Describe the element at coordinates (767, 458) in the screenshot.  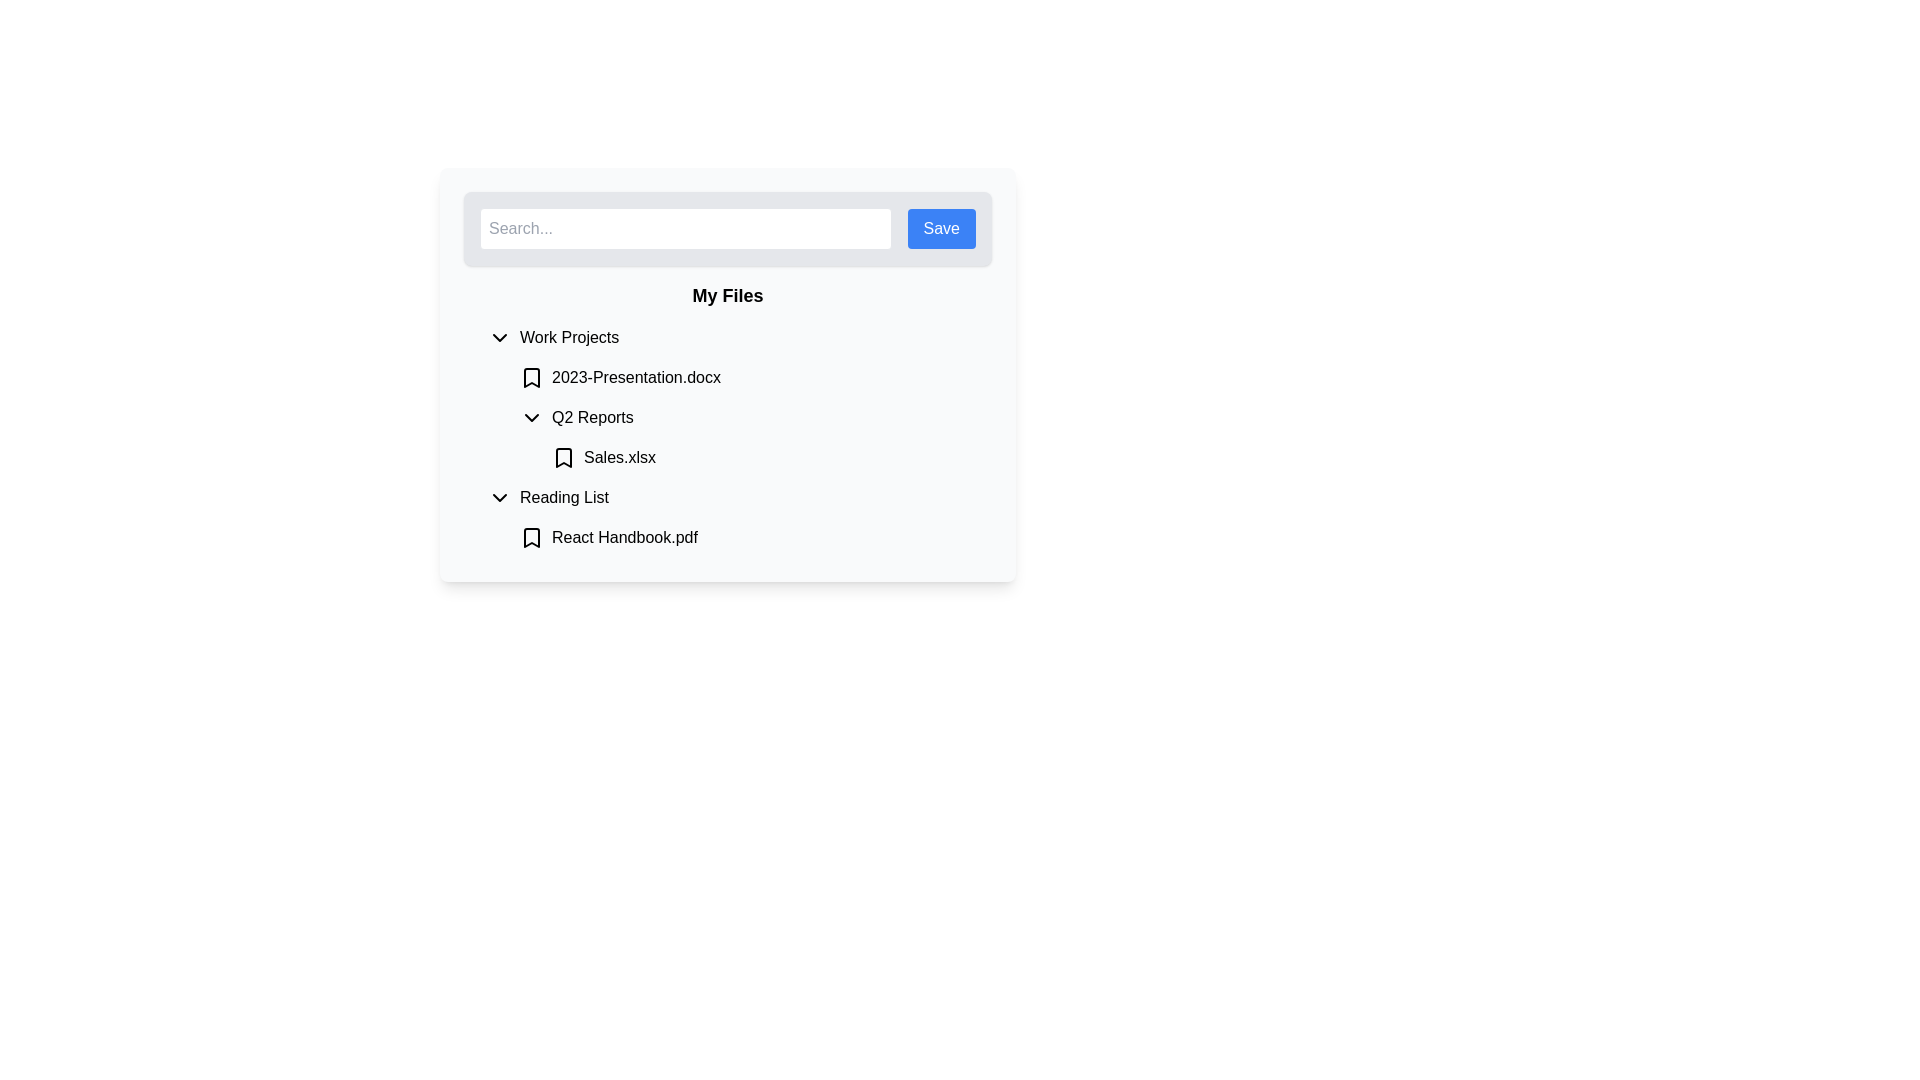
I see `the second item in the 'Q2 Reports' section of the file management interface` at that location.